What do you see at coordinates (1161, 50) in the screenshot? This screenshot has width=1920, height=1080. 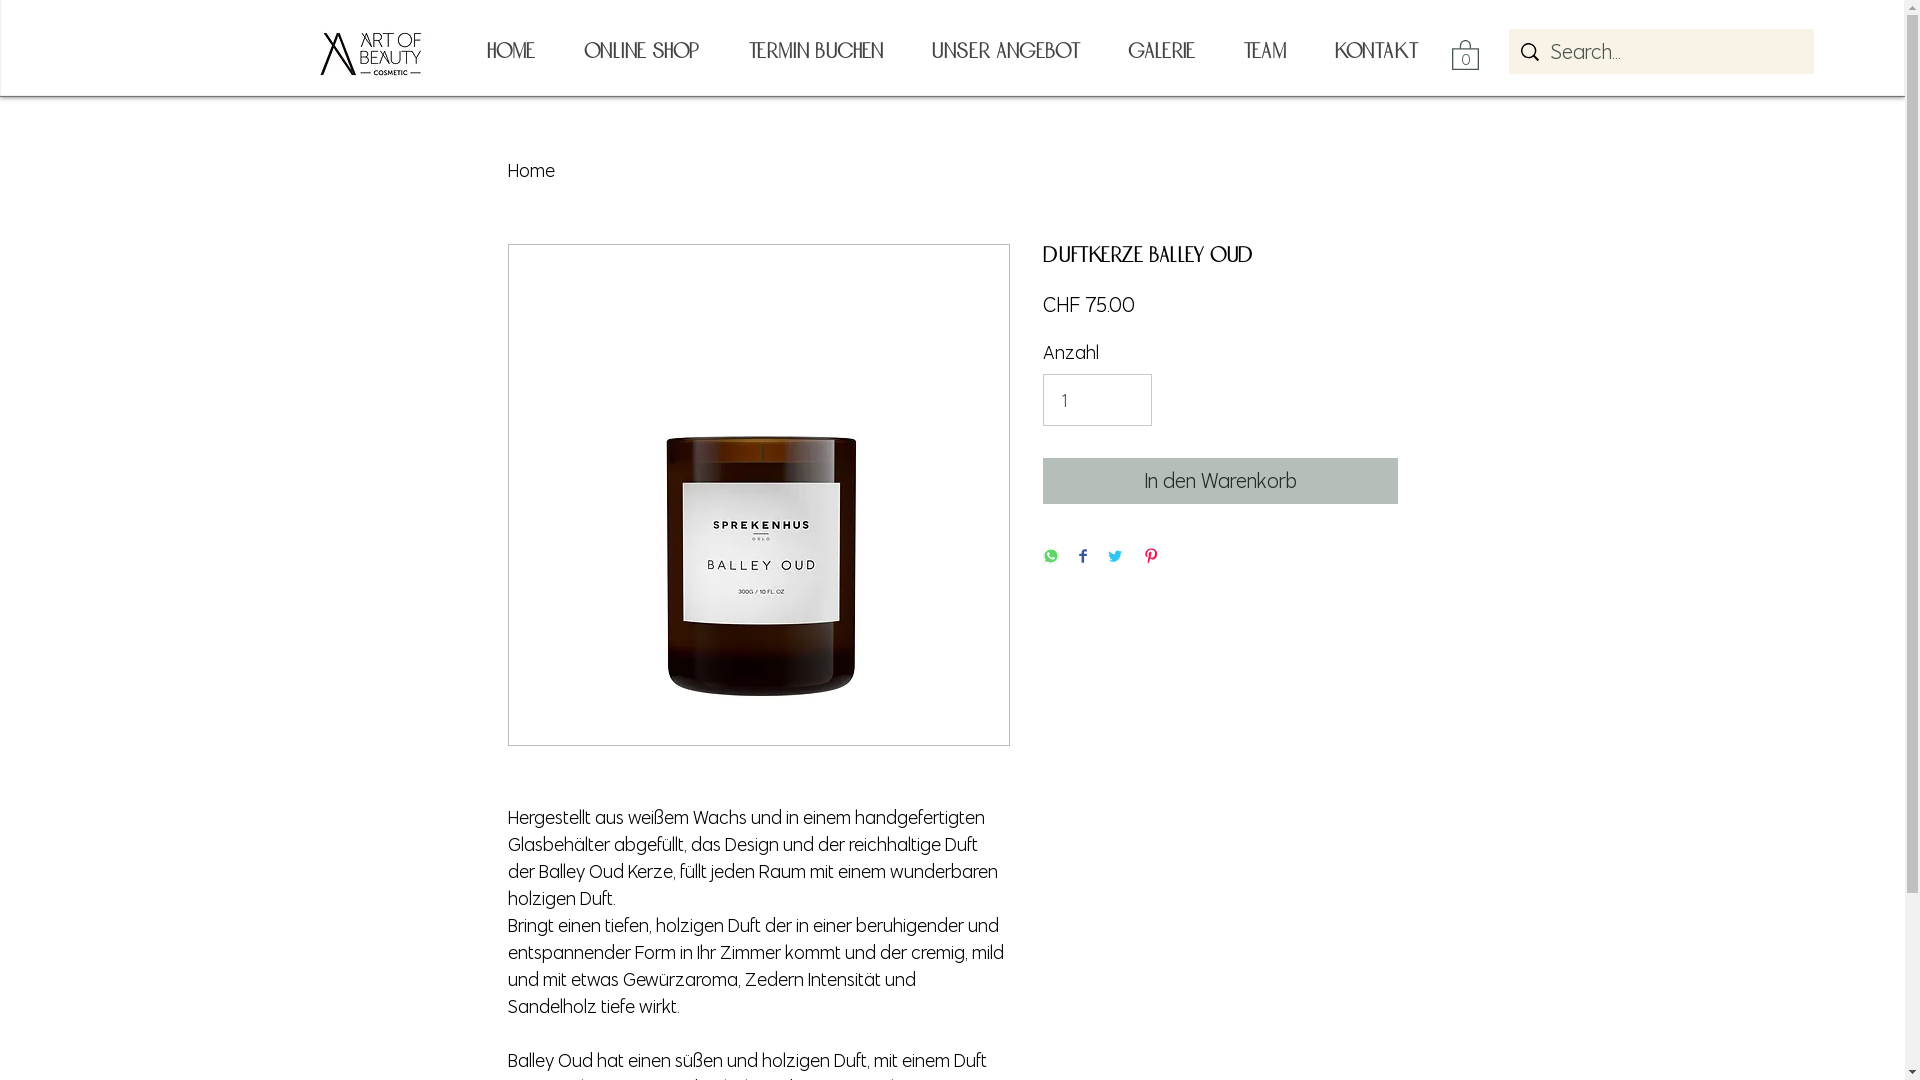 I see `'GALERIE'` at bounding box center [1161, 50].